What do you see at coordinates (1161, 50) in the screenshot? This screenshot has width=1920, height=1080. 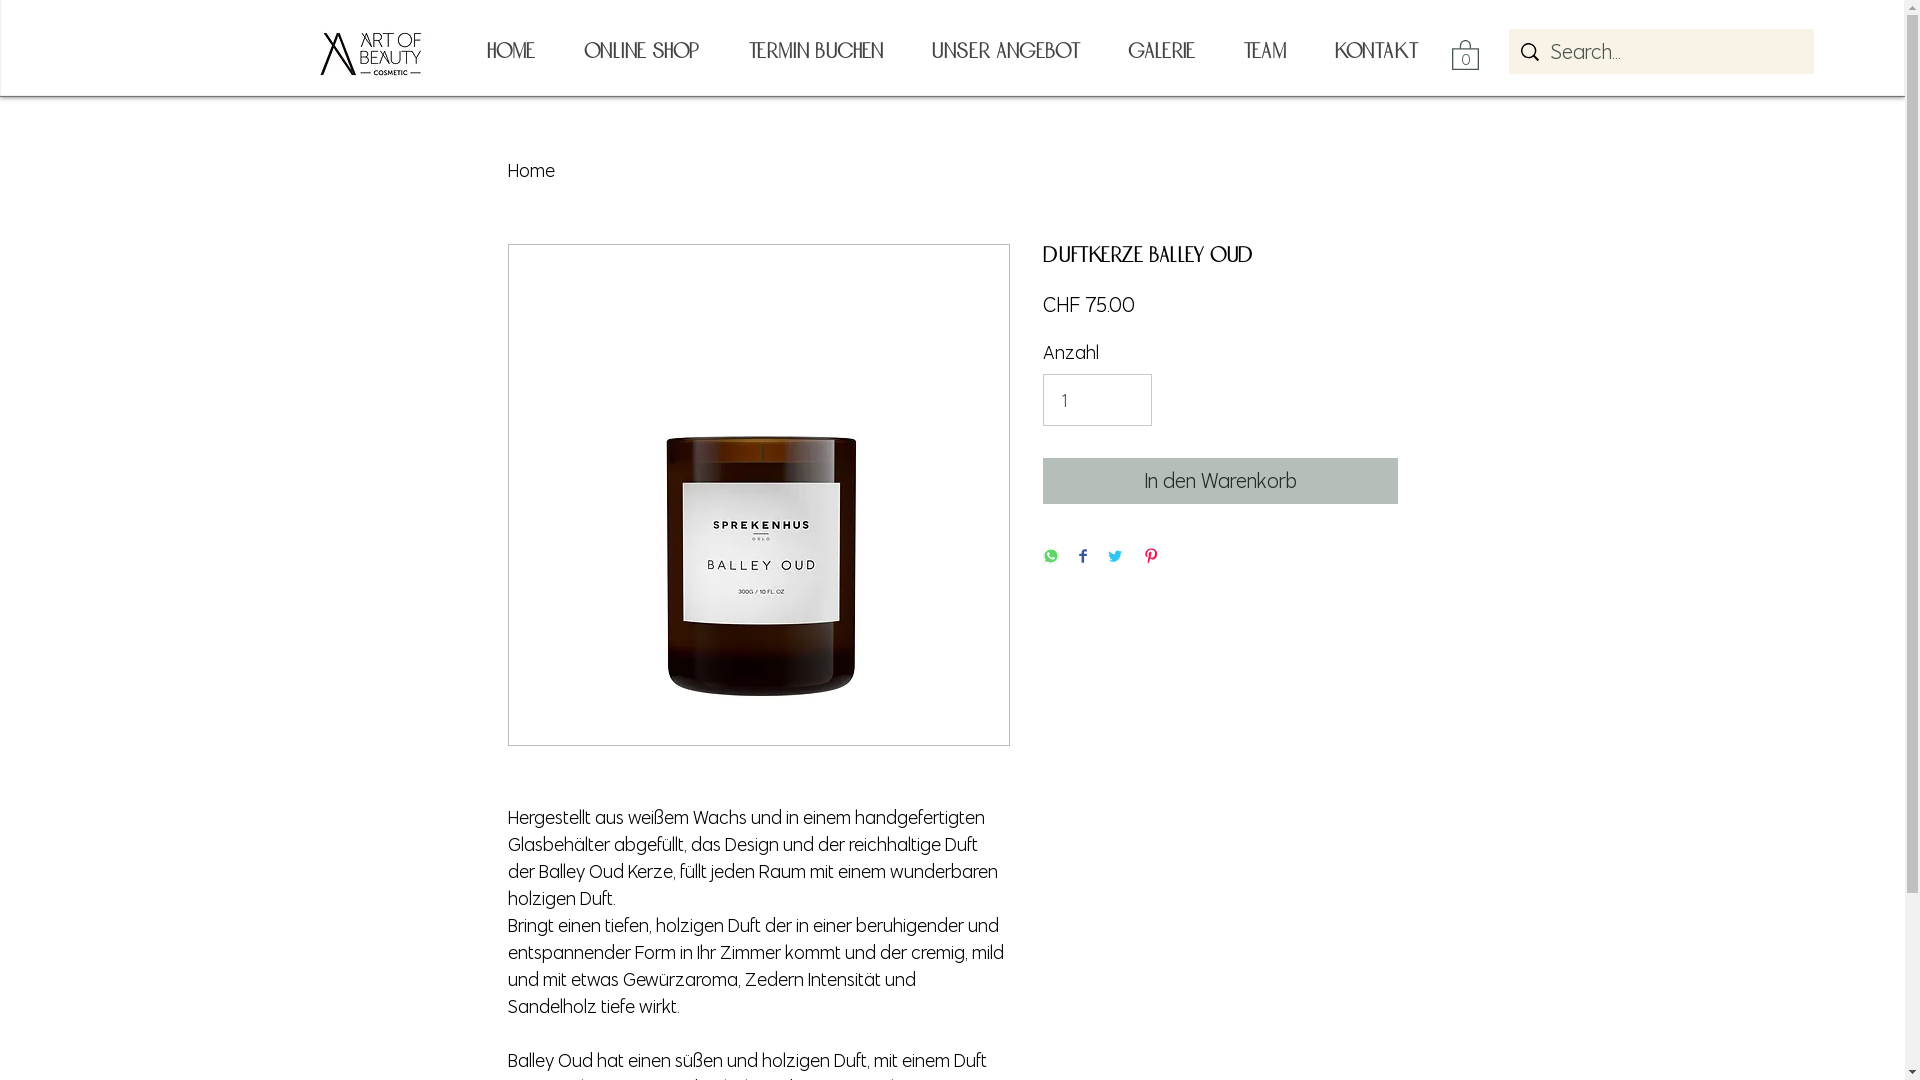 I see `'GALERIE'` at bounding box center [1161, 50].